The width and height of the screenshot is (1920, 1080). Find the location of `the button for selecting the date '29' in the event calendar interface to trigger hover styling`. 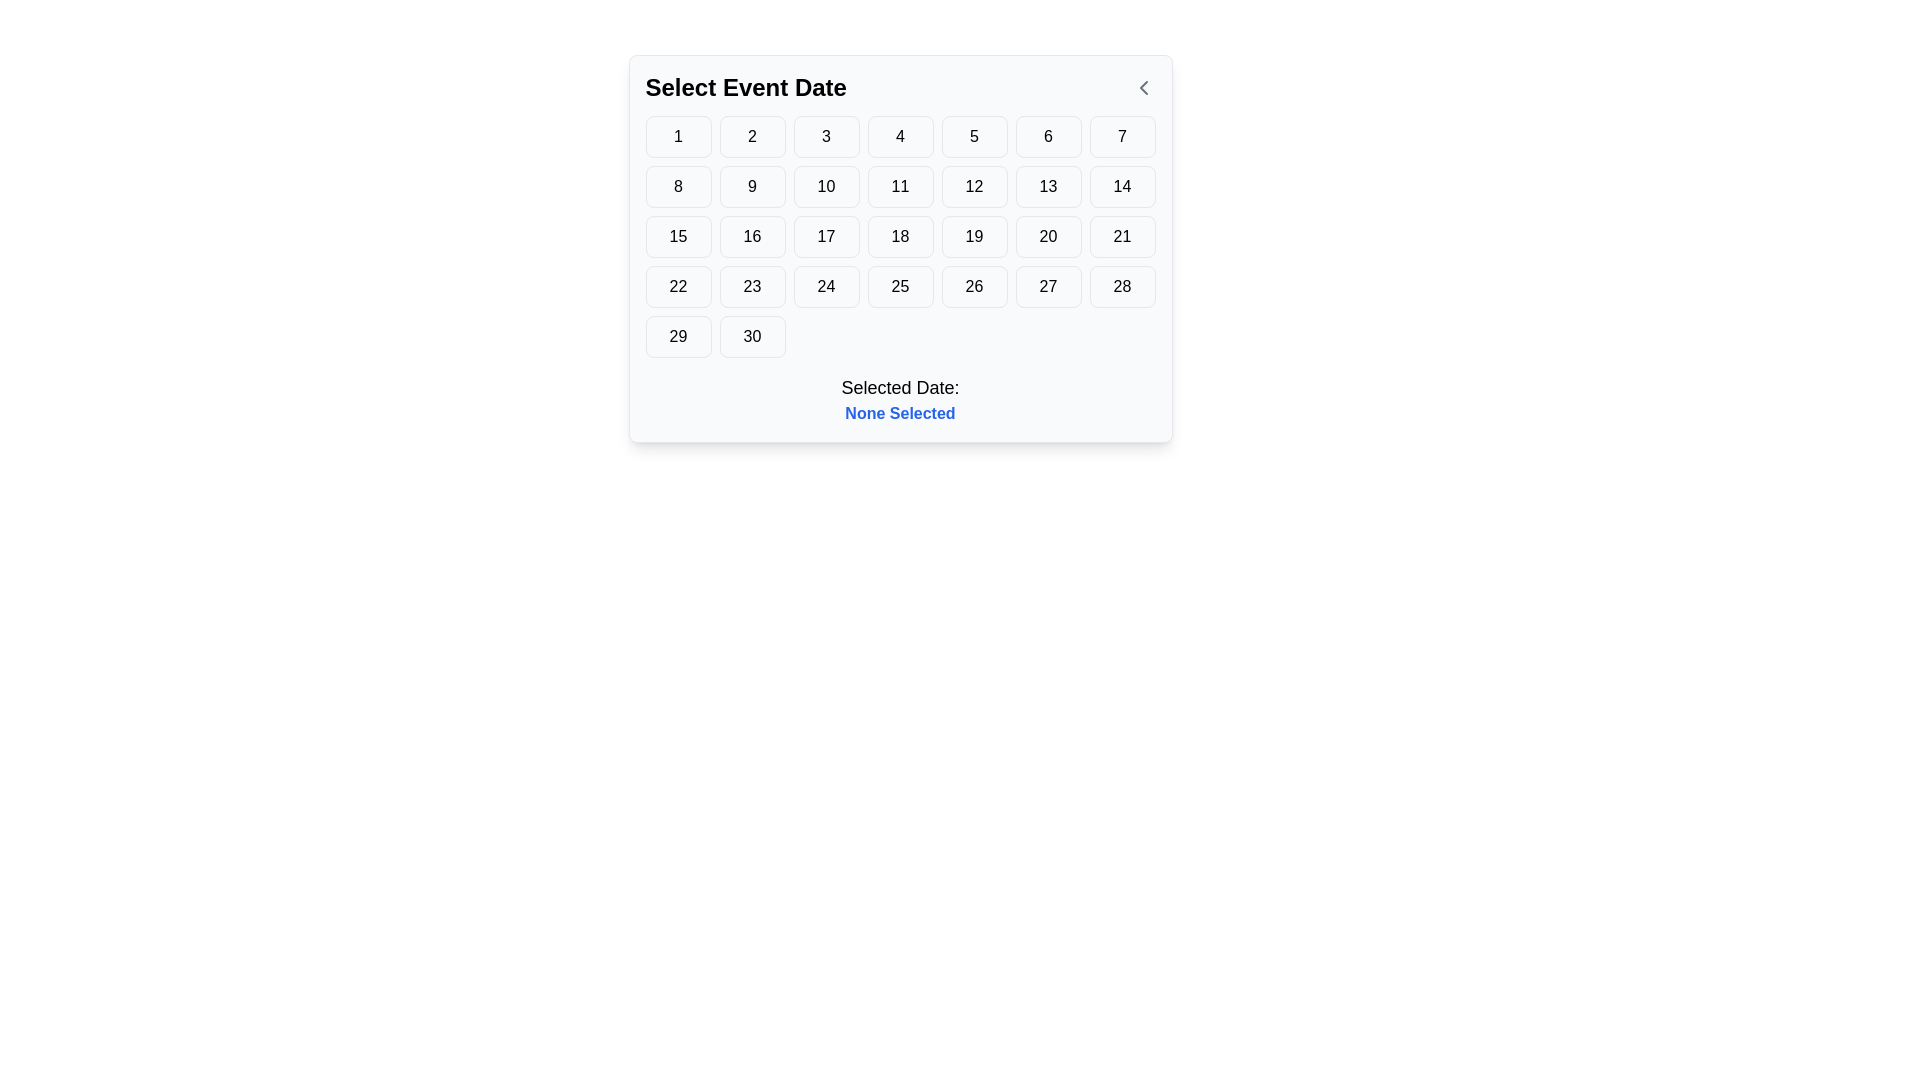

the button for selecting the date '29' in the event calendar interface to trigger hover styling is located at coordinates (678, 335).